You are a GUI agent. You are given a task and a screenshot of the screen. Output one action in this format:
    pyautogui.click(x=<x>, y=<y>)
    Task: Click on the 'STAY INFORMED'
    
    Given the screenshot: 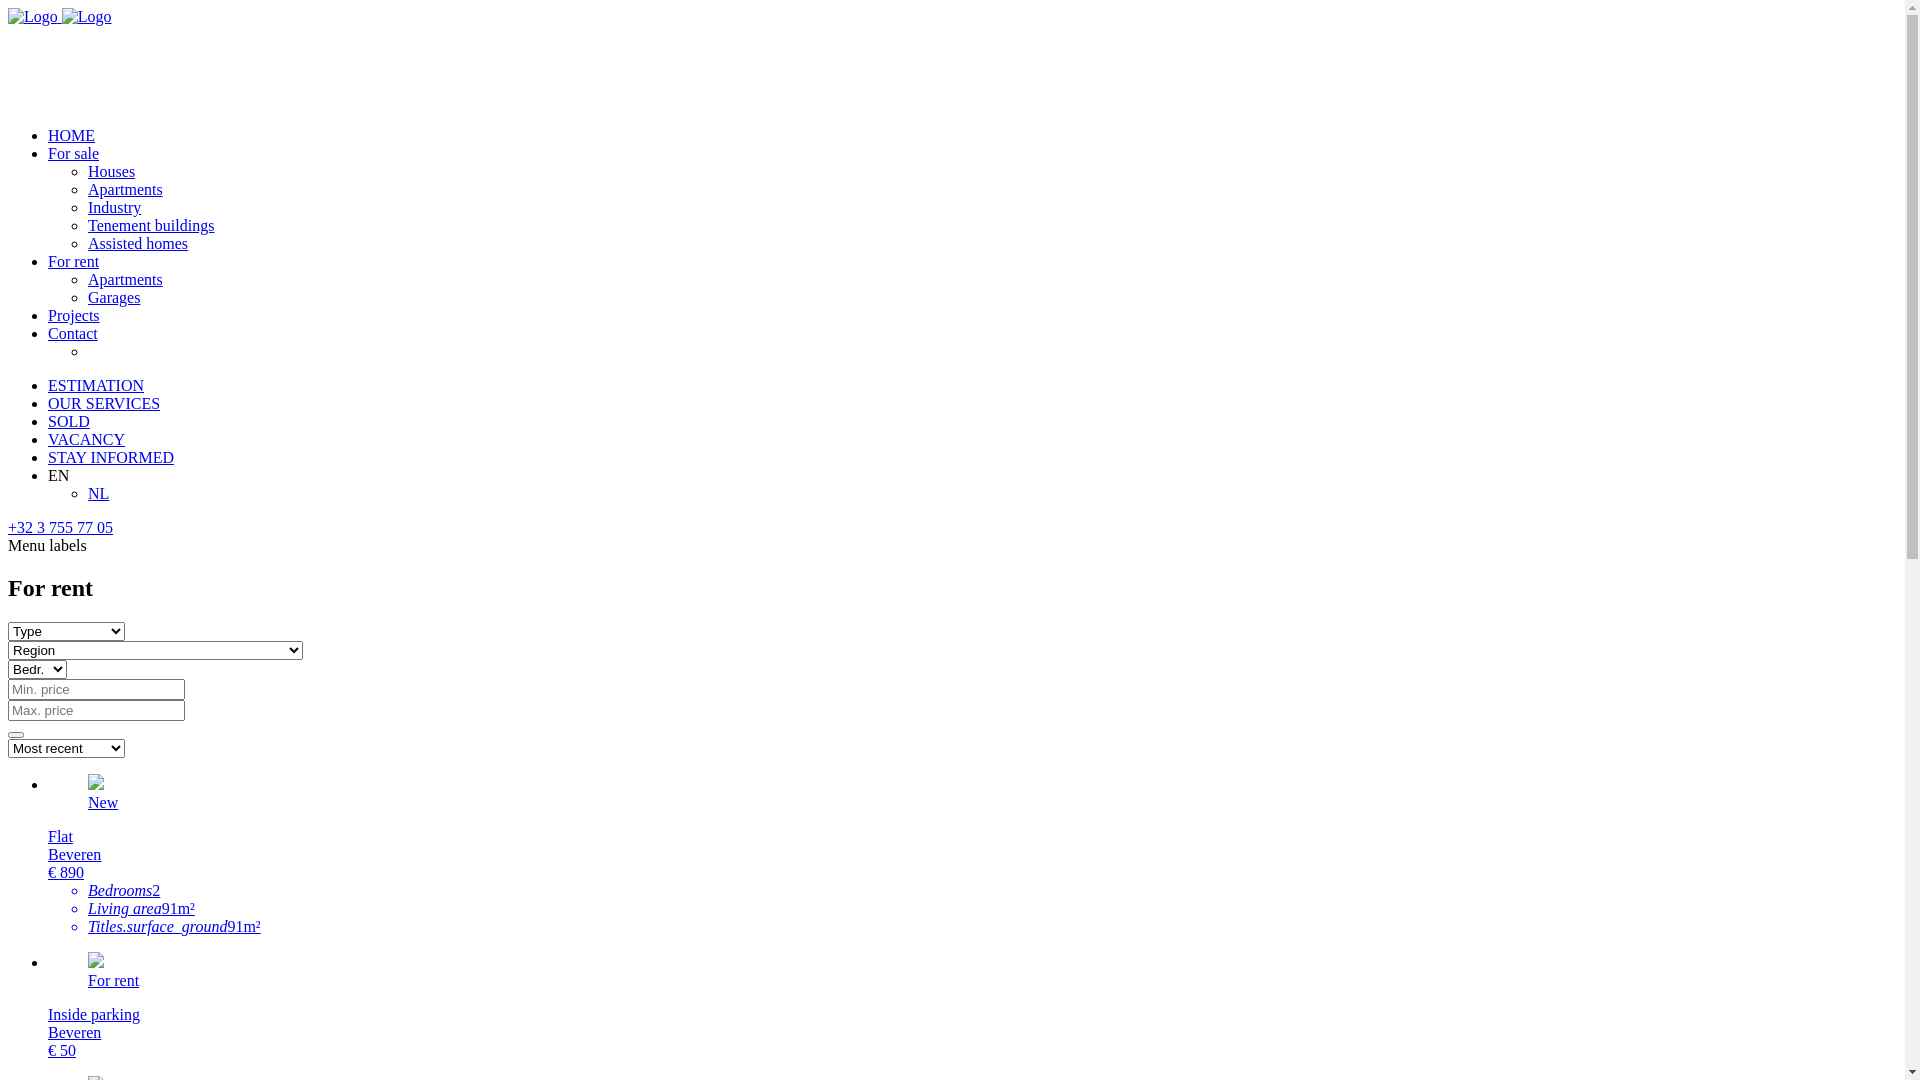 What is the action you would take?
    pyautogui.click(x=109, y=457)
    